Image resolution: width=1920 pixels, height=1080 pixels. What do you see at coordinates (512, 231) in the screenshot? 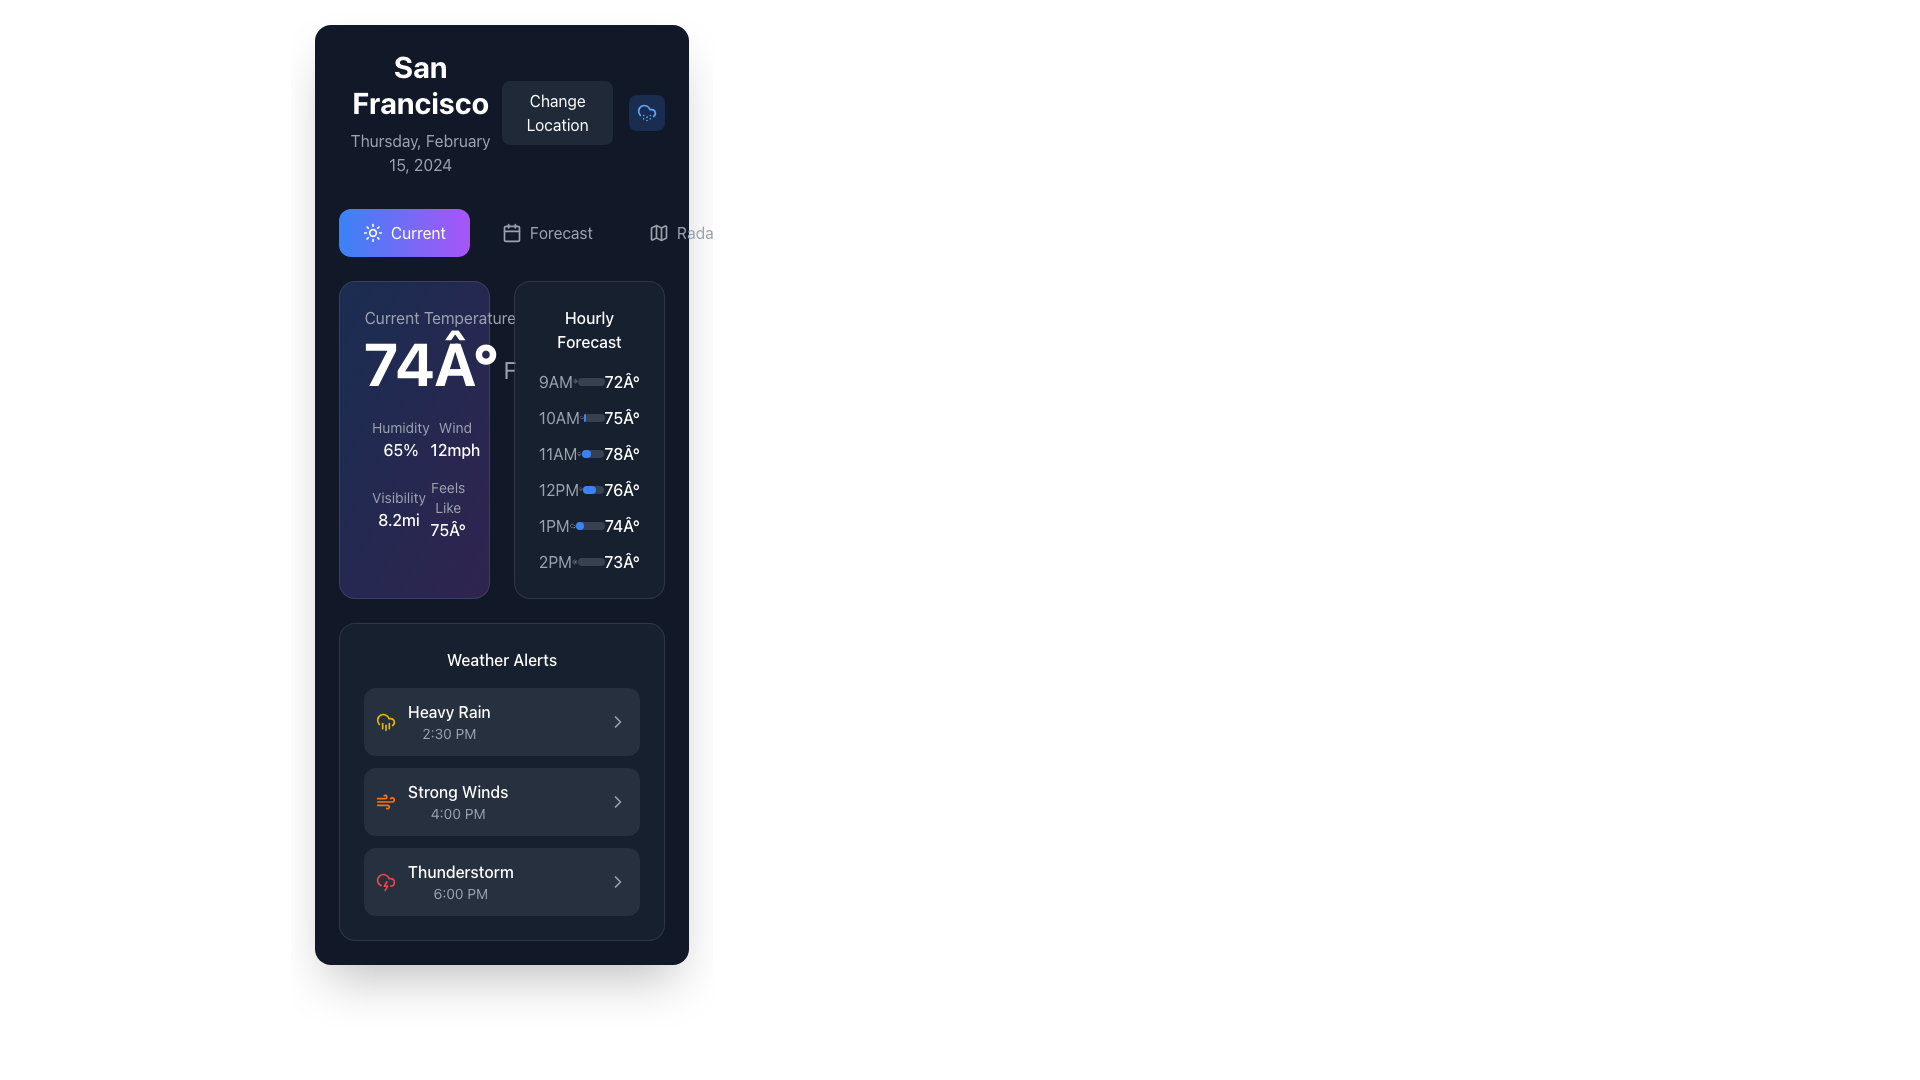
I see `the dark rectangle with rounded corners located at the bottom half of the calendar icon, which is centered horizontally within the icon` at bounding box center [512, 231].